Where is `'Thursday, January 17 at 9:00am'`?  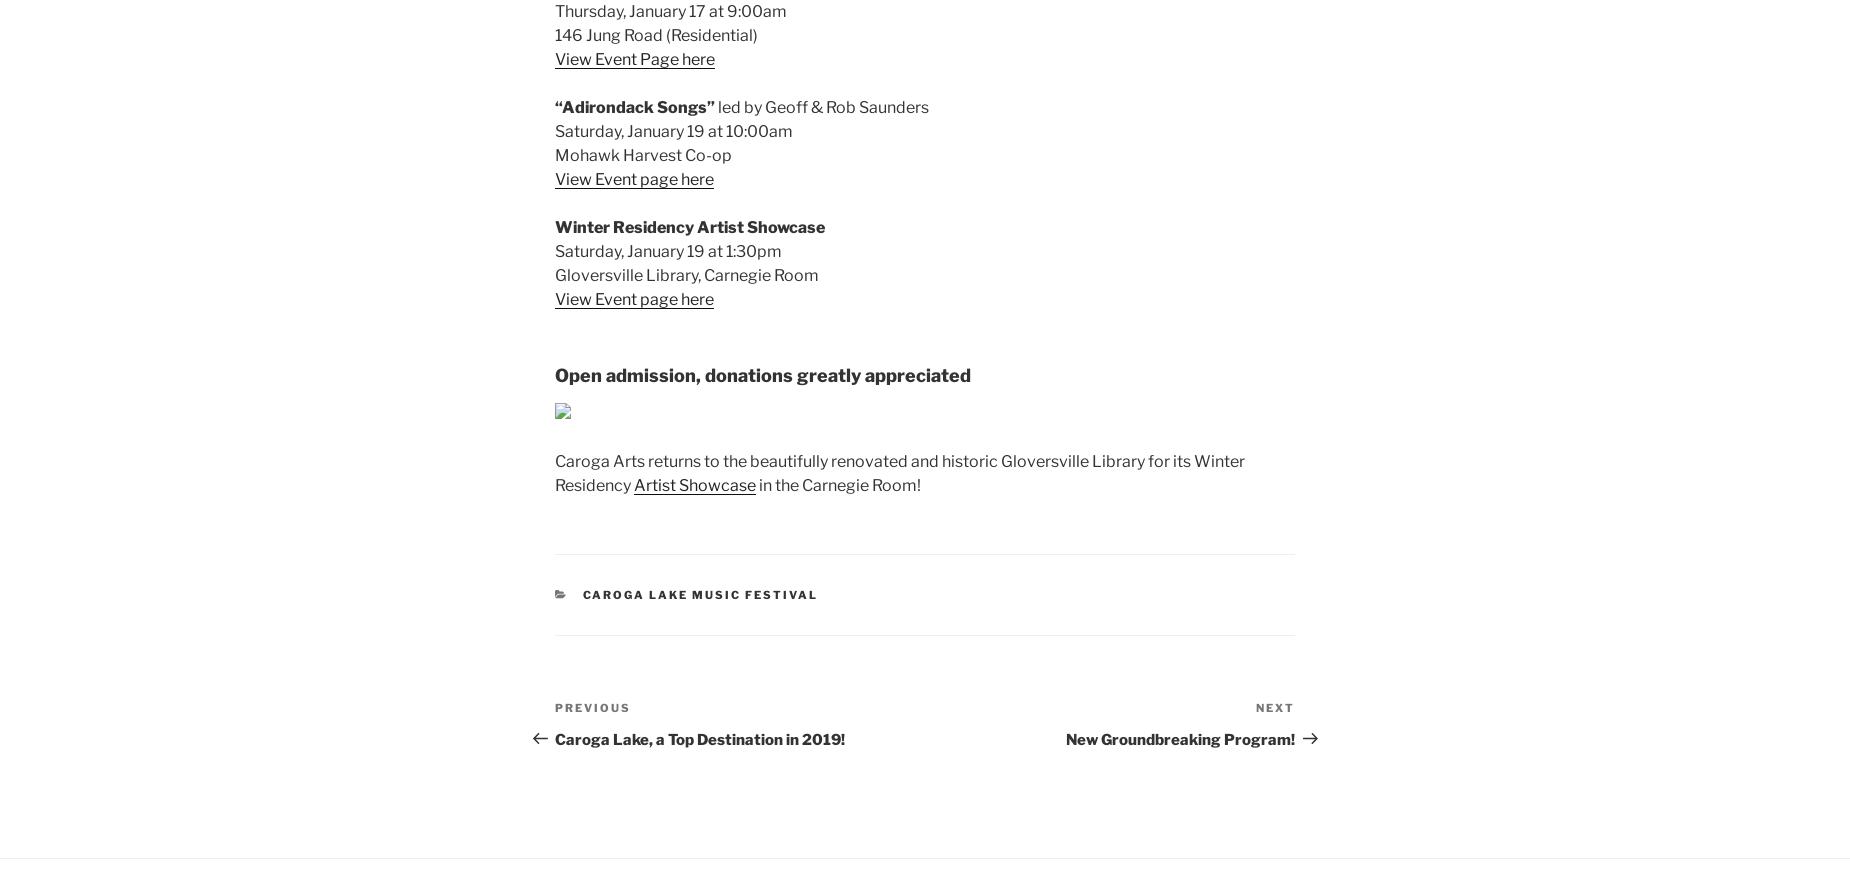 'Thursday, January 17 at 9:00am' is located at coordinates (670, 10).